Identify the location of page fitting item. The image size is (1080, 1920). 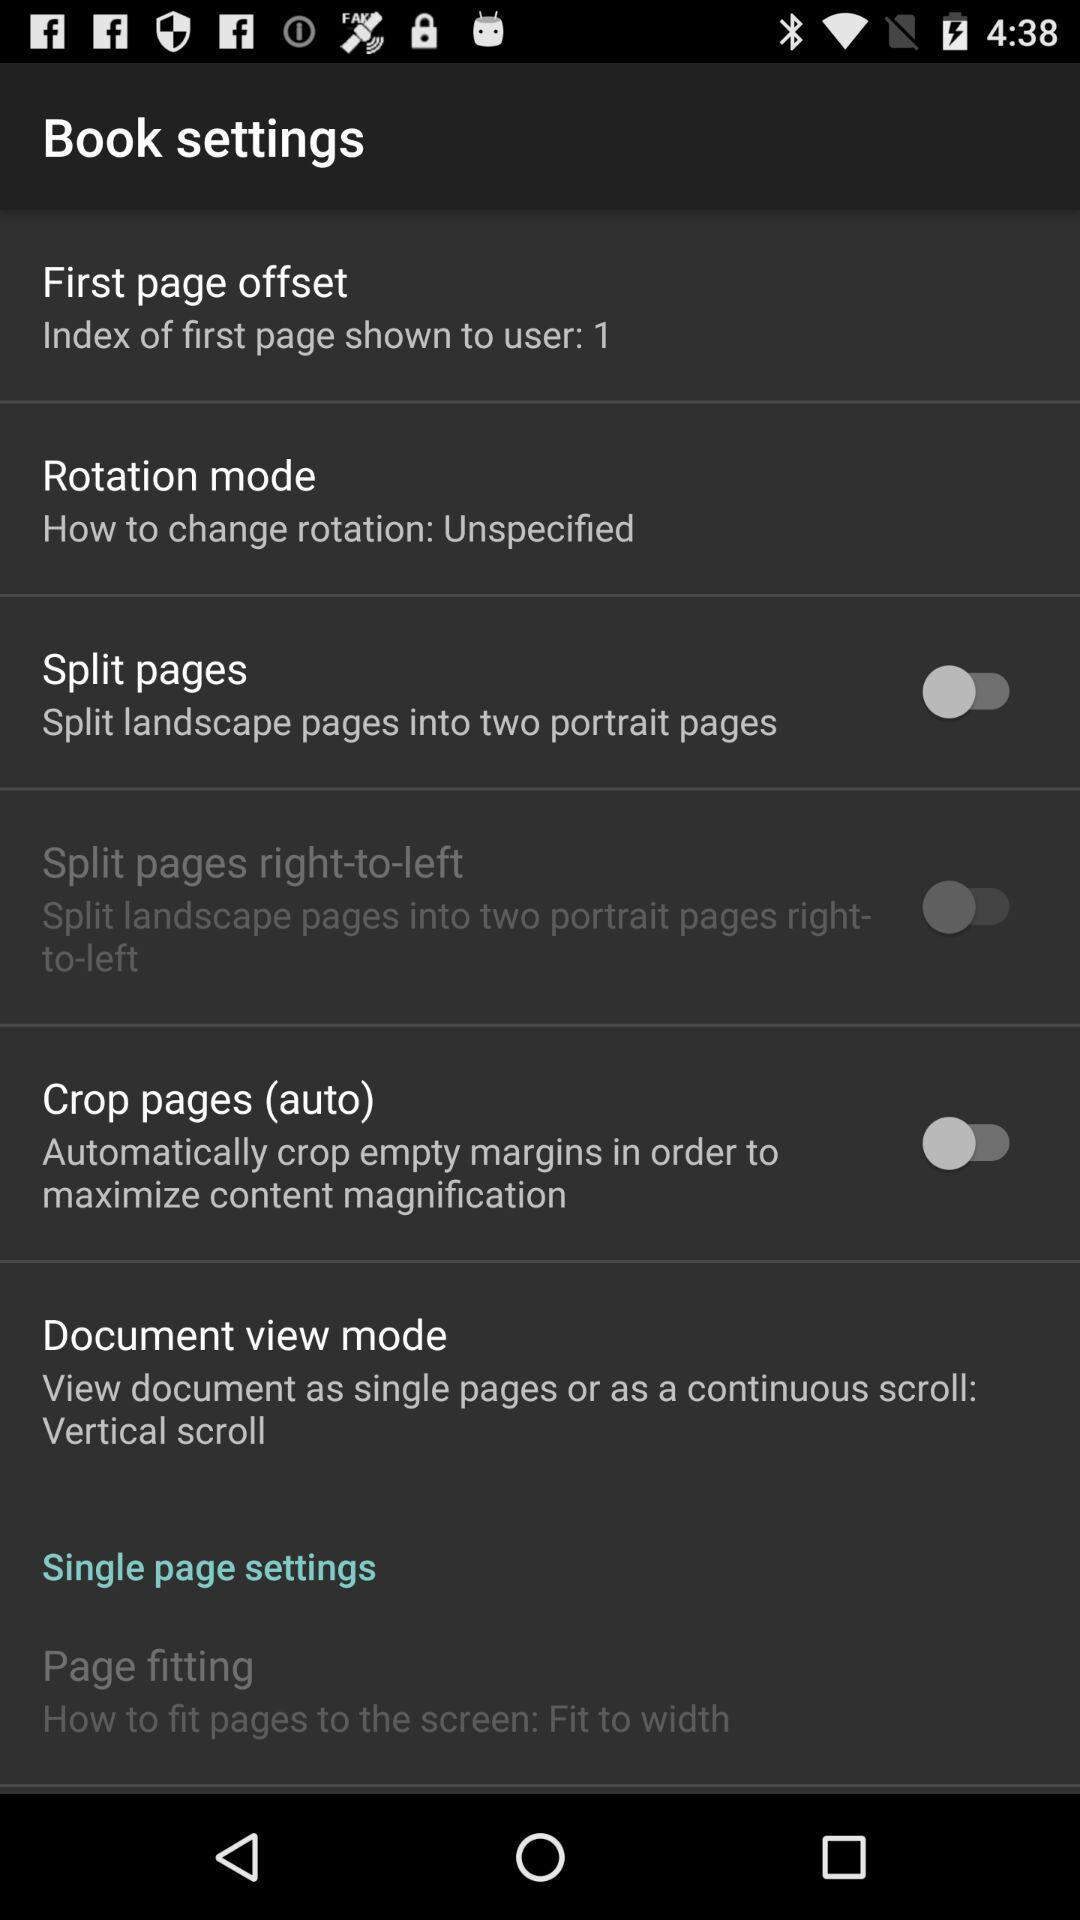
(147, 1664).